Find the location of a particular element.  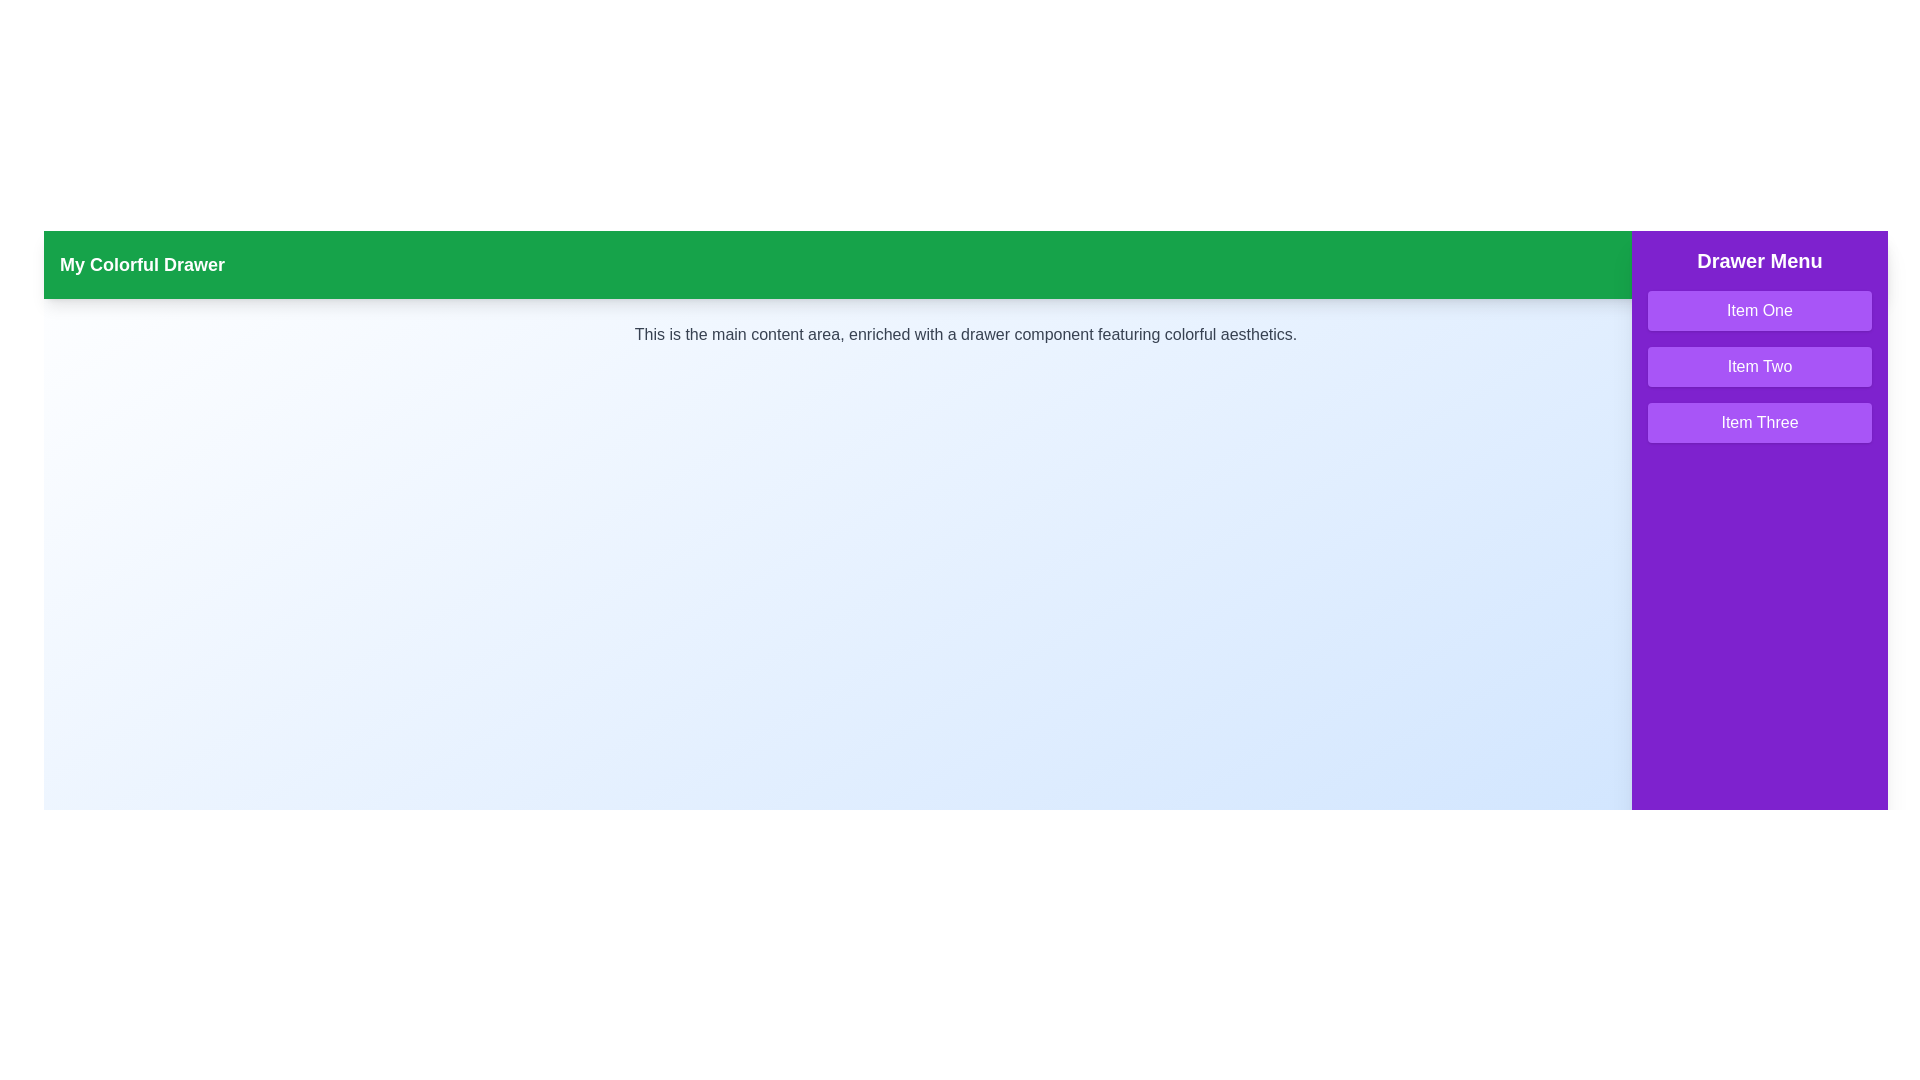

the 'My Colorful Drawer' text label is located at coordinates (141, 264).